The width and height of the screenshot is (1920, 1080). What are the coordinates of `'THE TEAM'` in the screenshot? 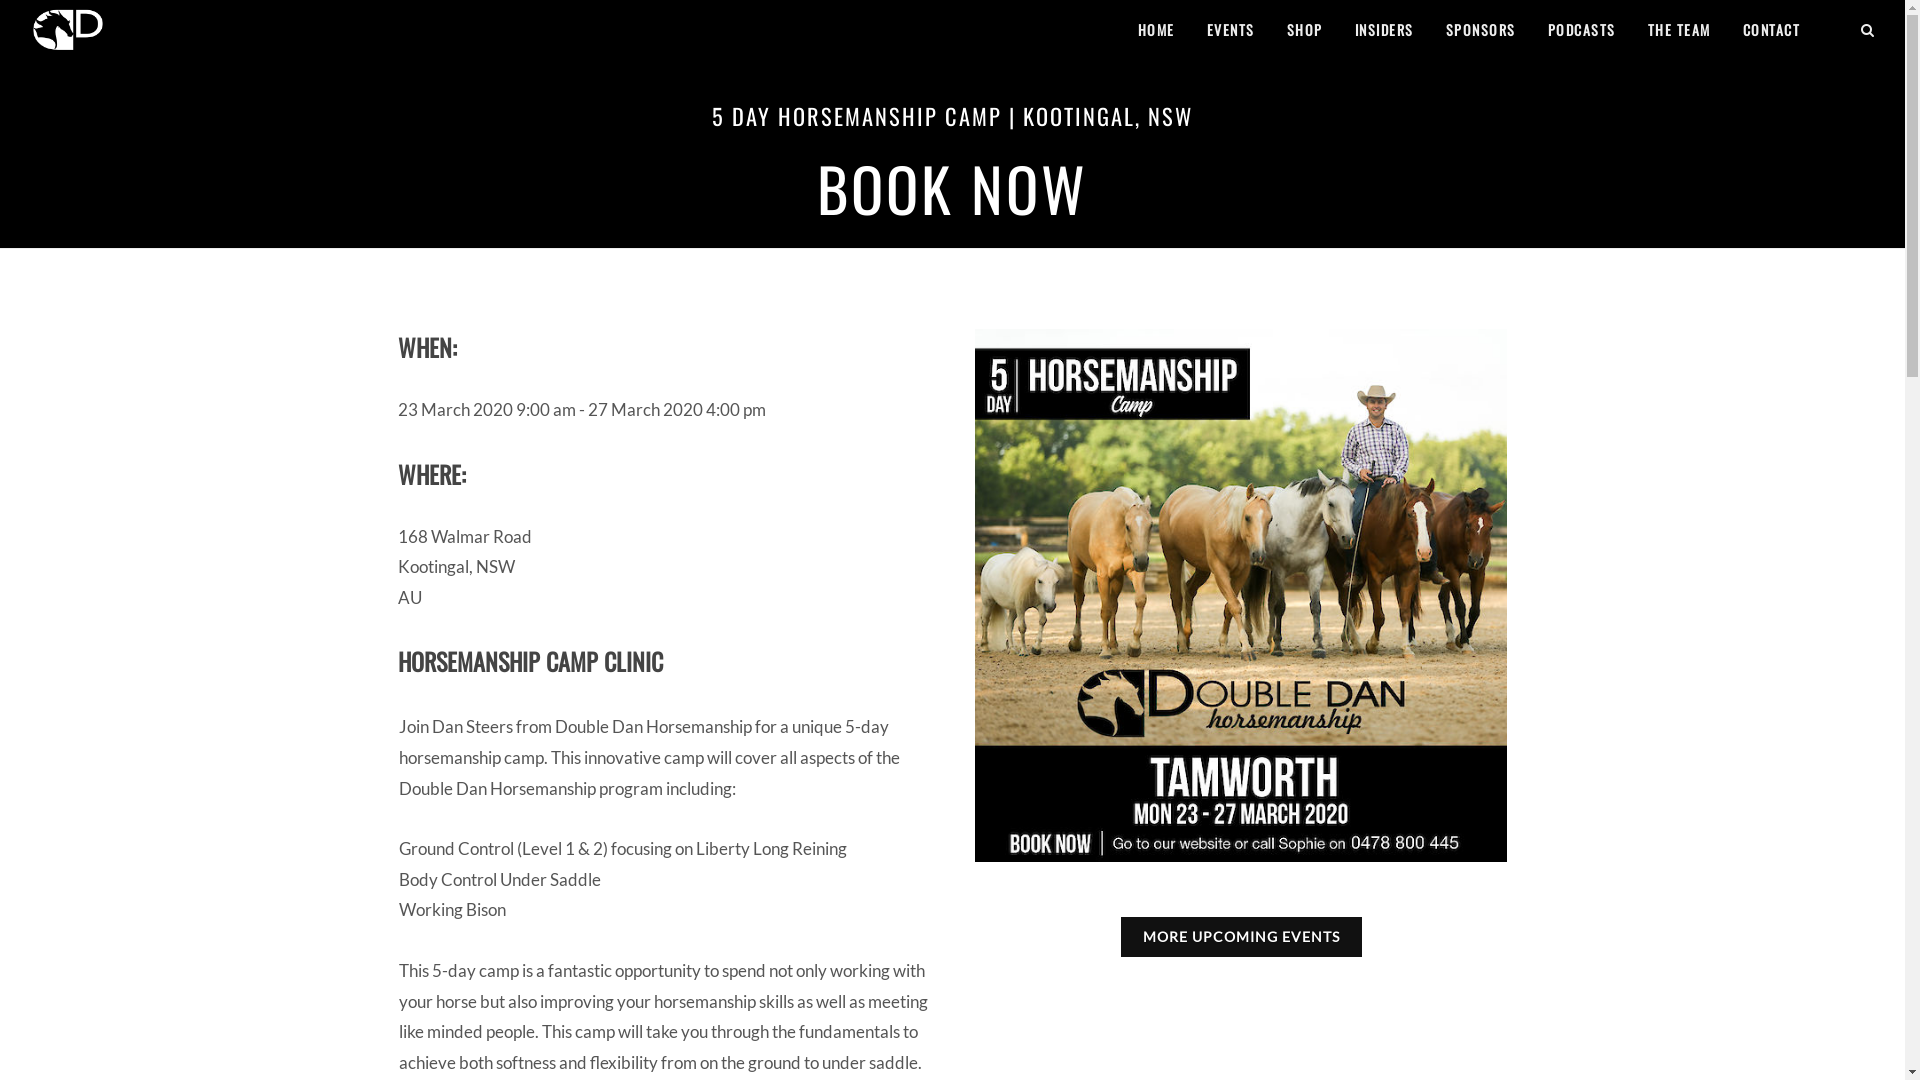 It's located at (1678, 30).